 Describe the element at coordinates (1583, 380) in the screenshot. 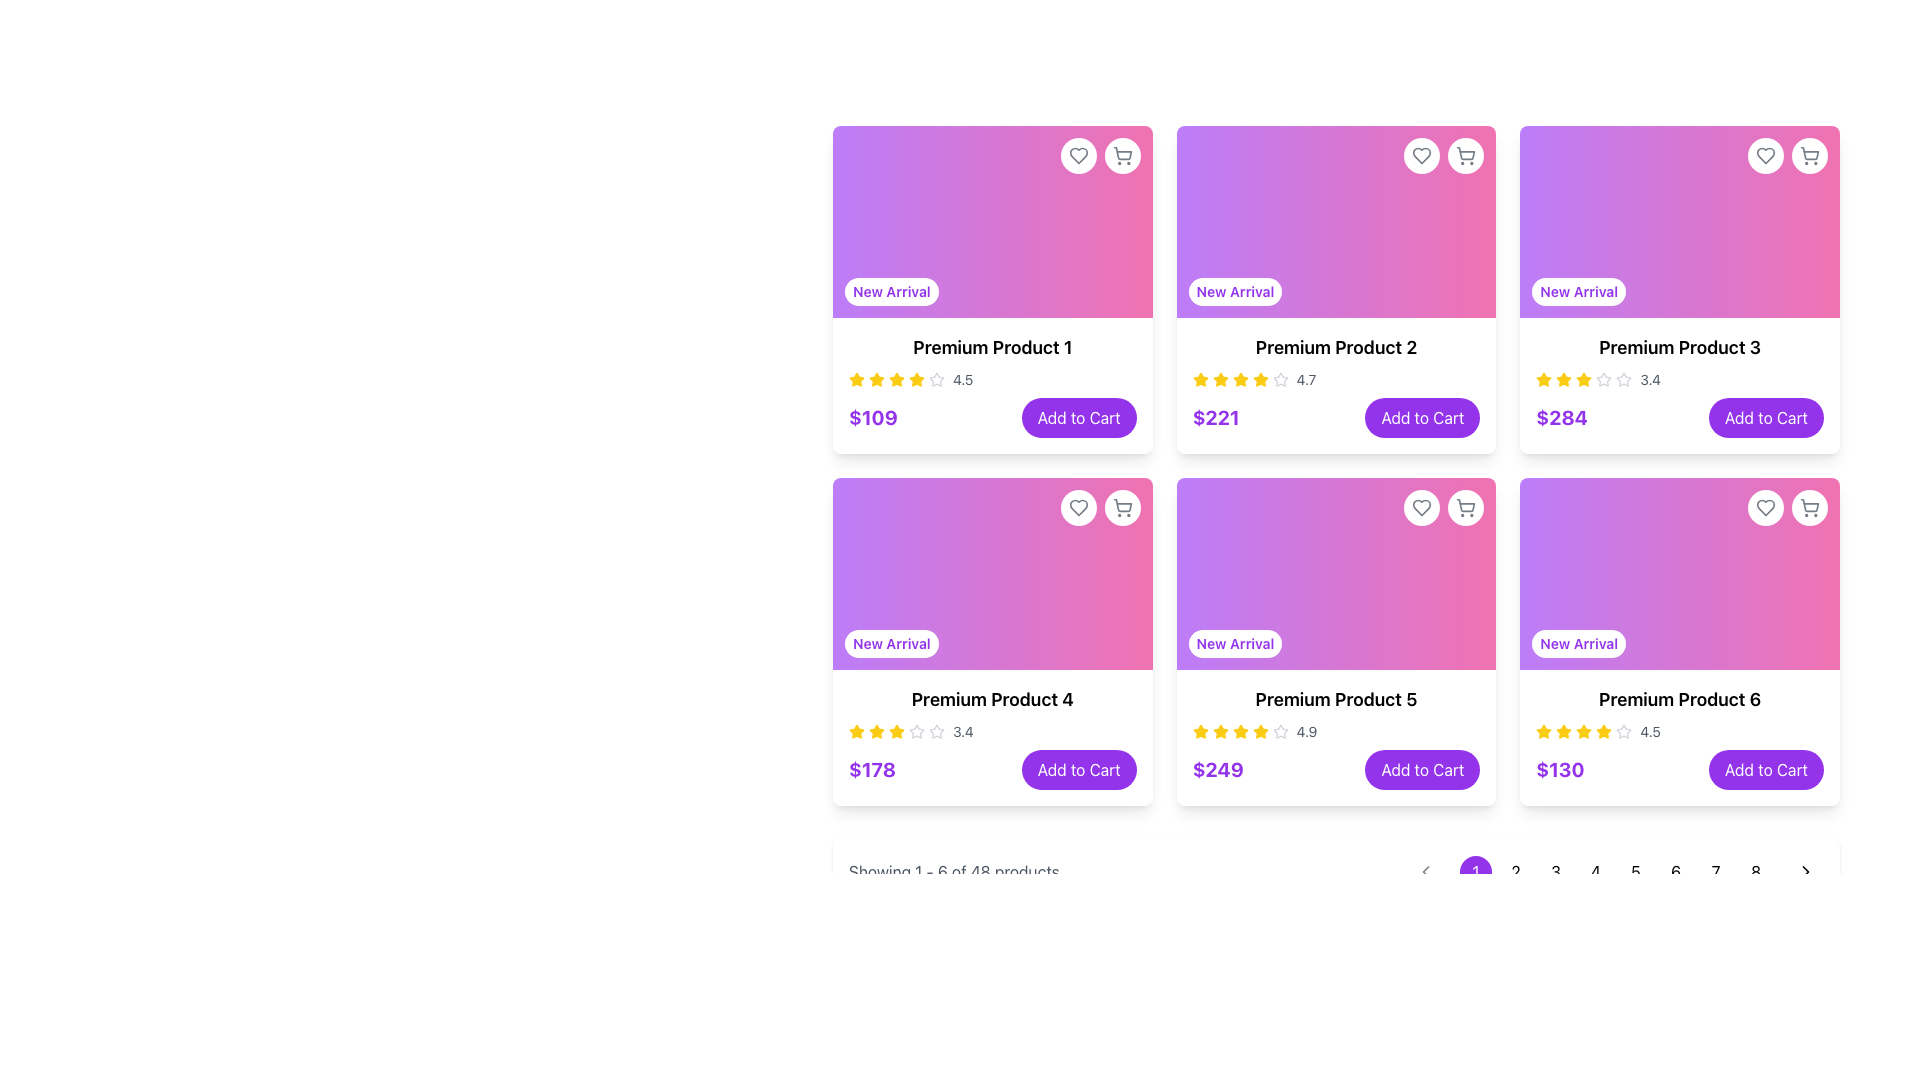

I see `the fifth star icon representing a 3.4-star rating for the 'Premium Product 3', located below the product title` at that location.